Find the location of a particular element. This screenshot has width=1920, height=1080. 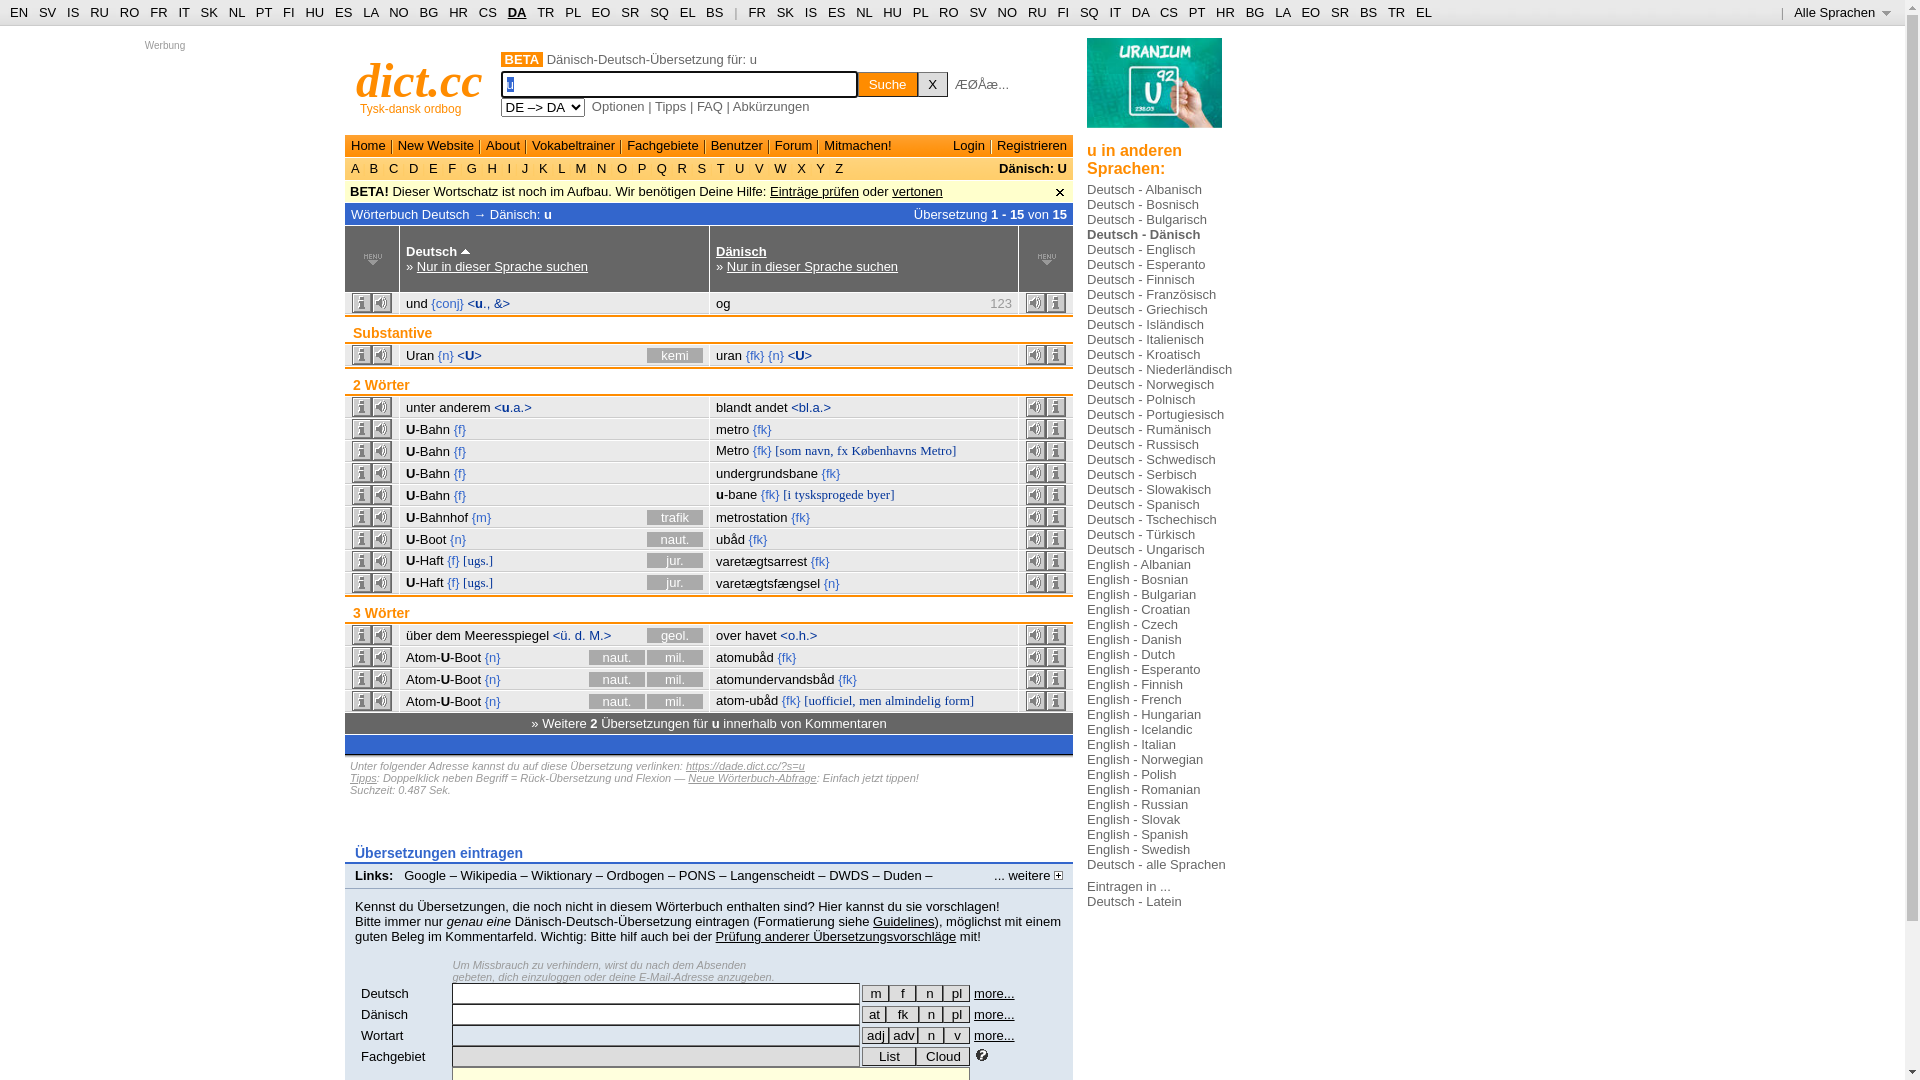

'E' is located at coordinates (431, 167).